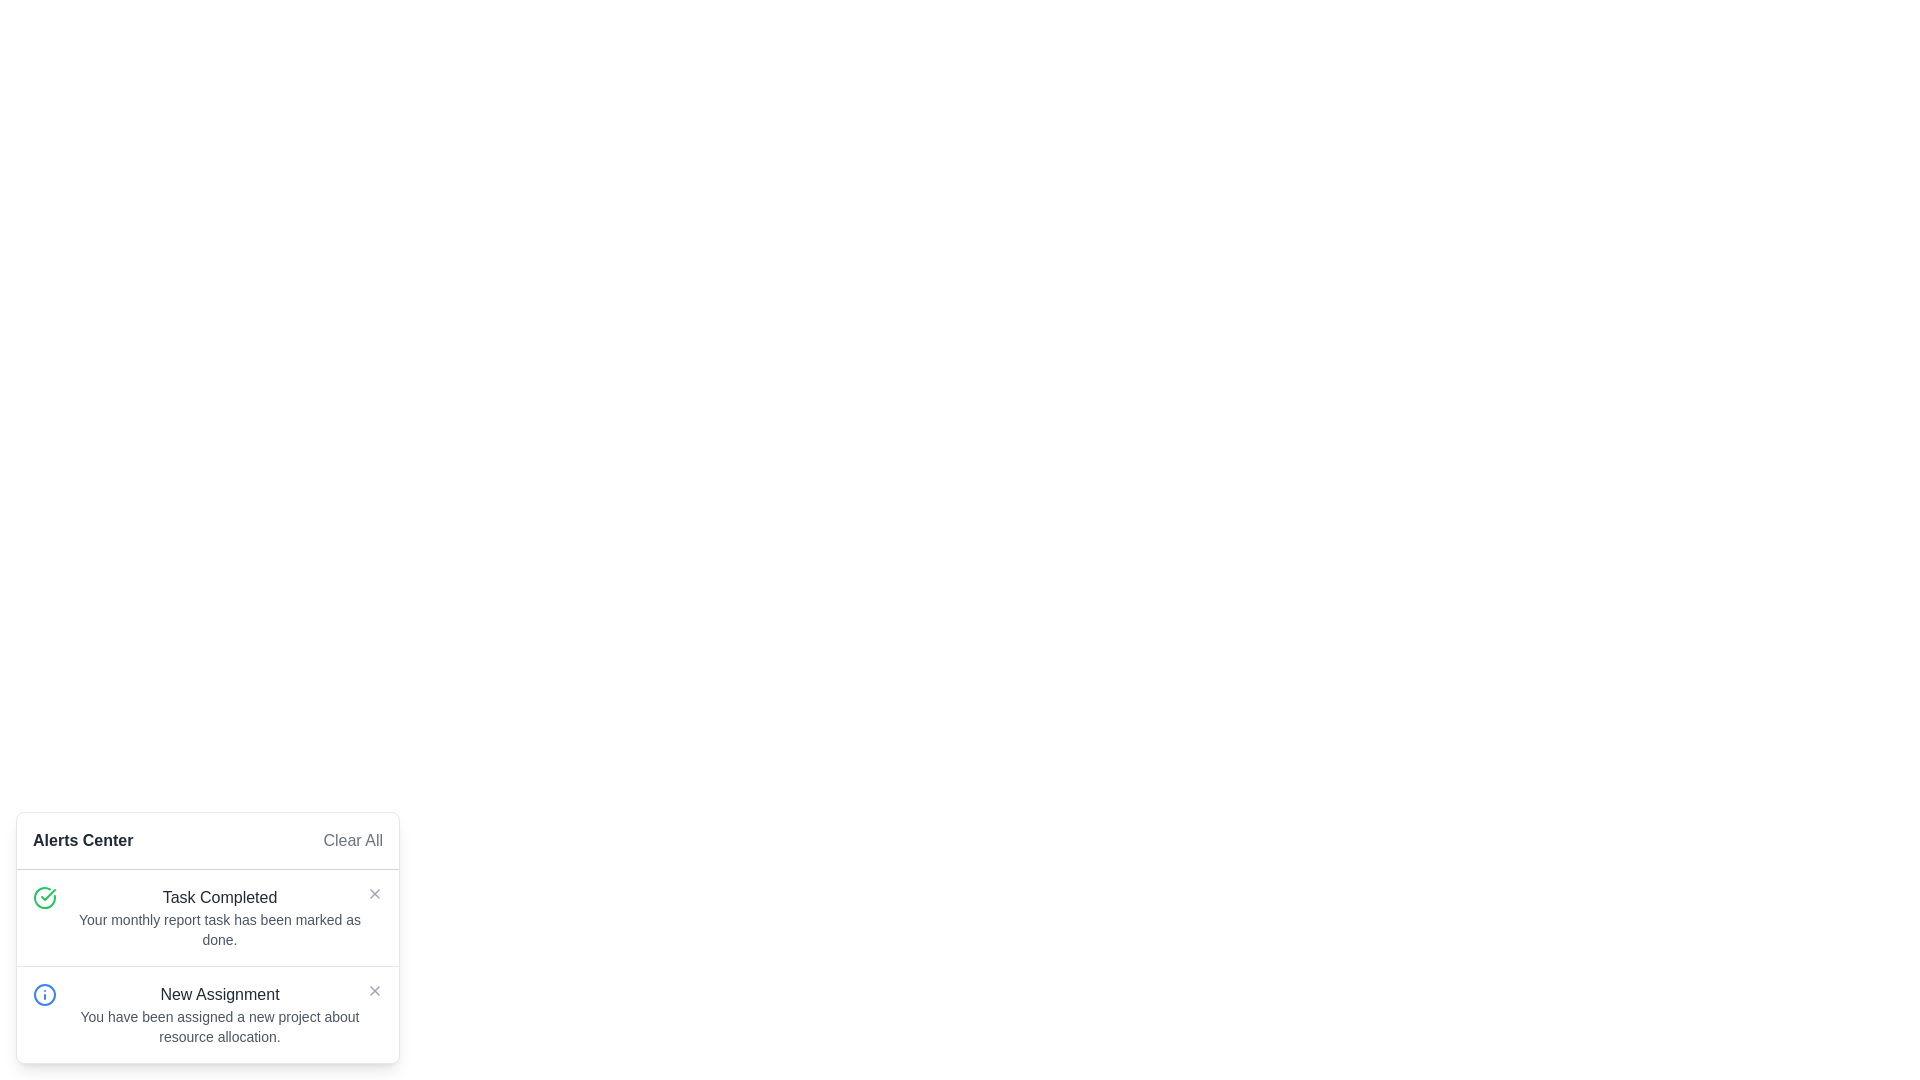  What do you see at coordinates (48, 893) in the screenshot?
I see `the green check mark icon within the circular icon in the 'Task Completed' notification card located at the top of the notification area in the Alerts Center` at bounding box center [48, 893].